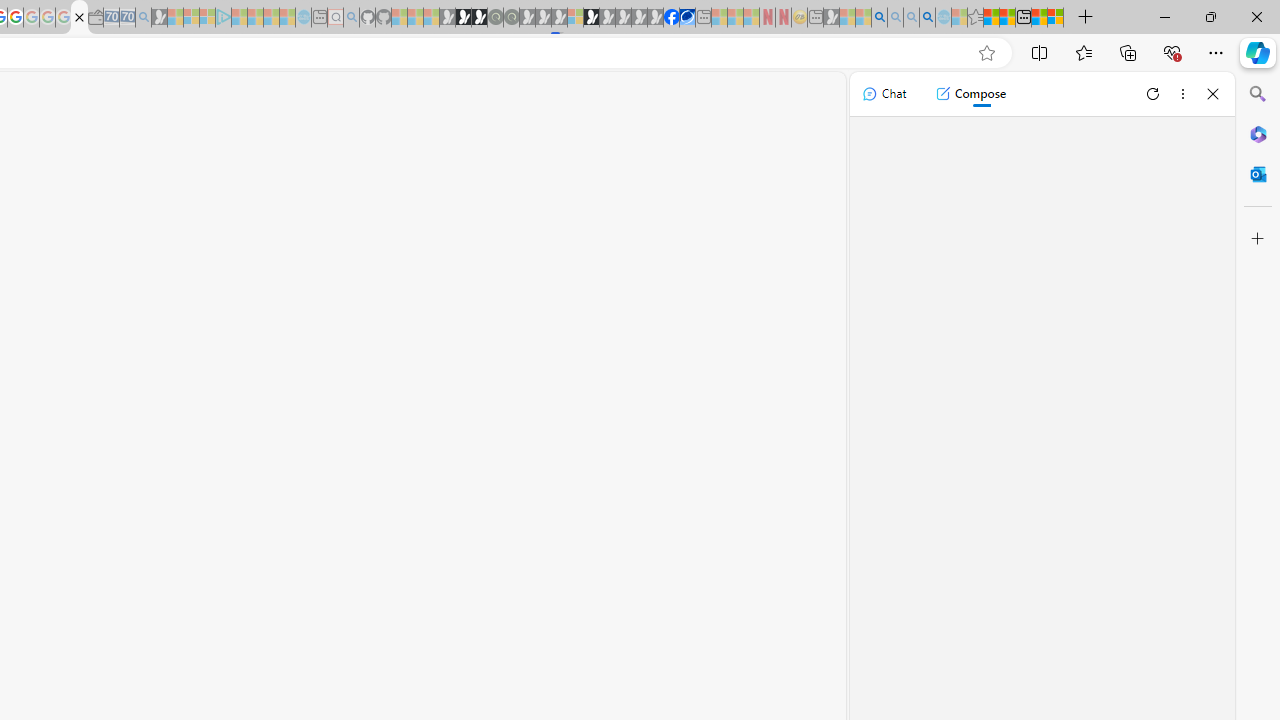  What do you see at coordinates (574, 17) in the screenshot?
I see `'Sign in to your account - Sleeping'` at bounding box center [574, 17].